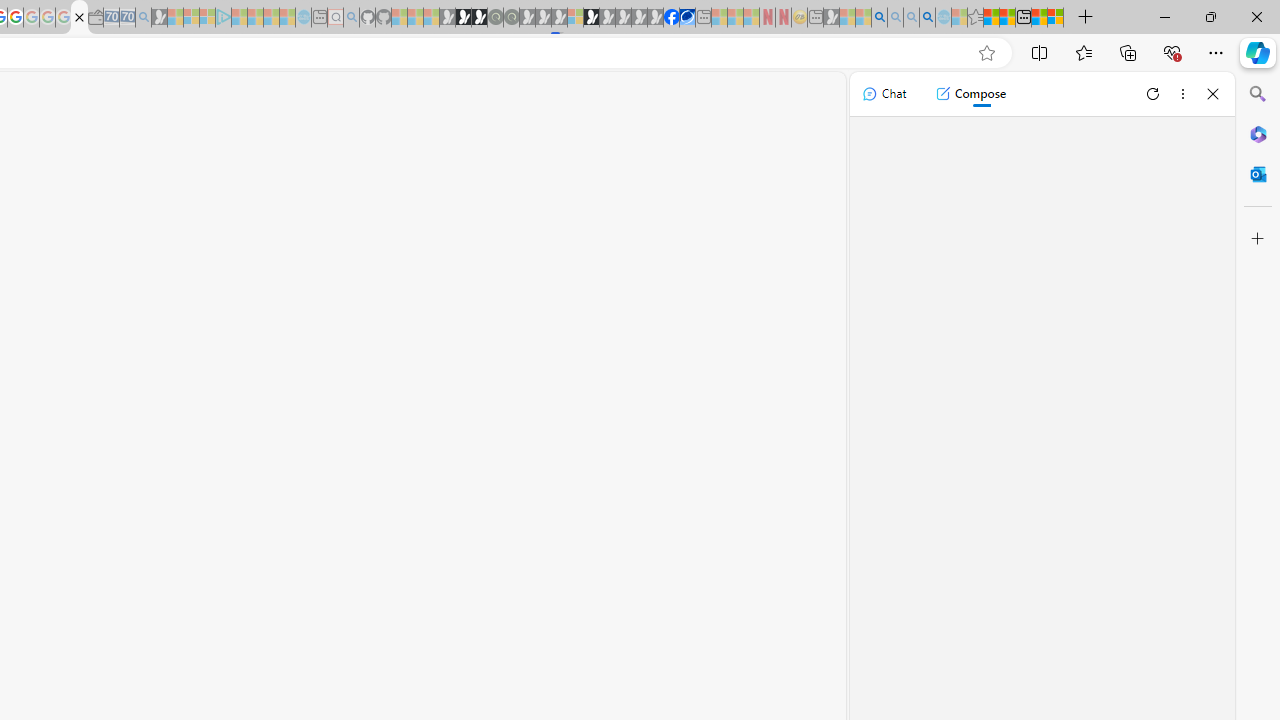  What do you see at coordinates (574, 17) in the screenshot?
I see `'Sign in to your account - Sleeping'` at bounding box center [574, 17].